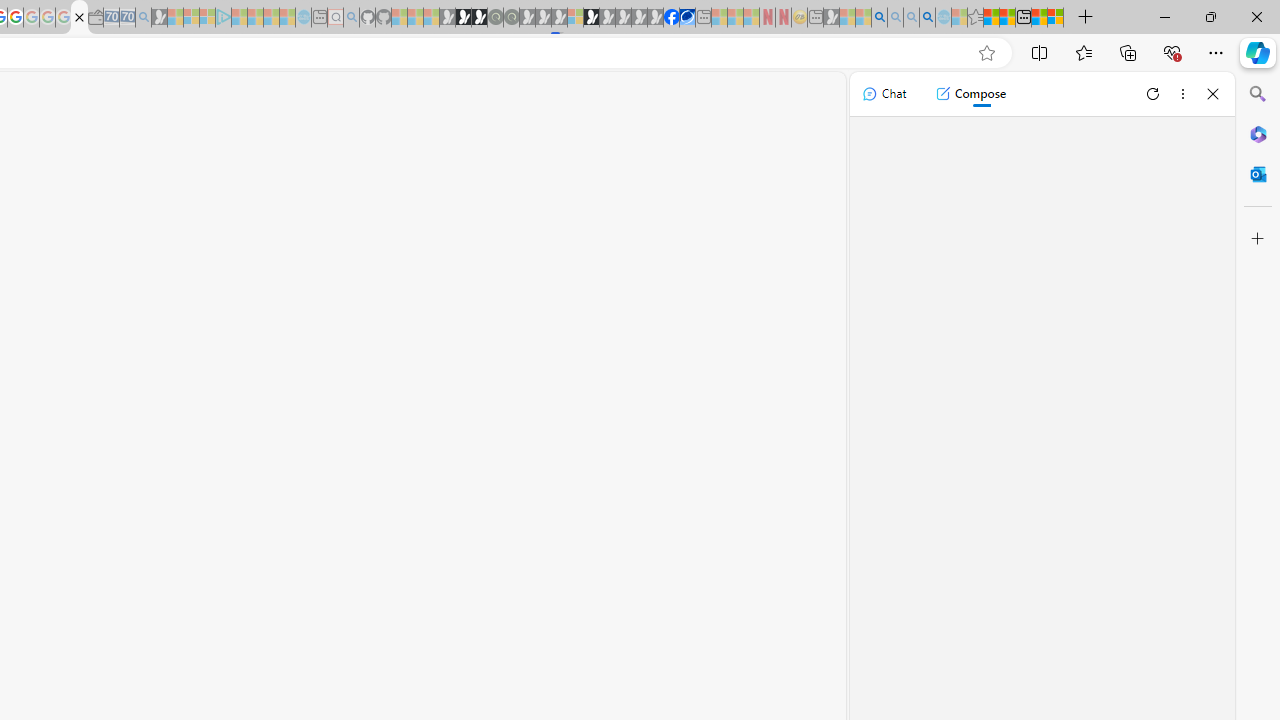  What do you see at coordinates (574, 17) in the screenshot?
I see `'Sign in to your account - Sleeping'` at bounding box center [574, 17].